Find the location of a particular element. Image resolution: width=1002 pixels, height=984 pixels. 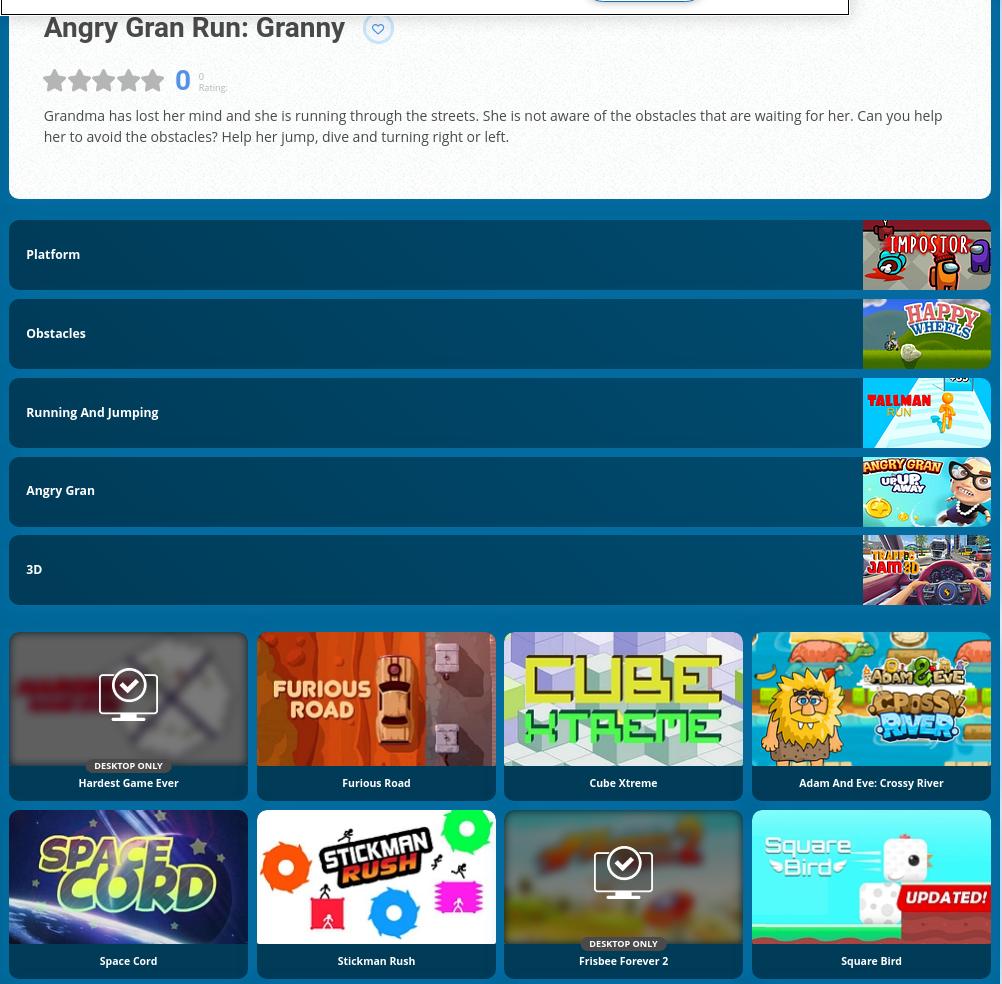

'Space Cord' is located at coordinates (126, 959).